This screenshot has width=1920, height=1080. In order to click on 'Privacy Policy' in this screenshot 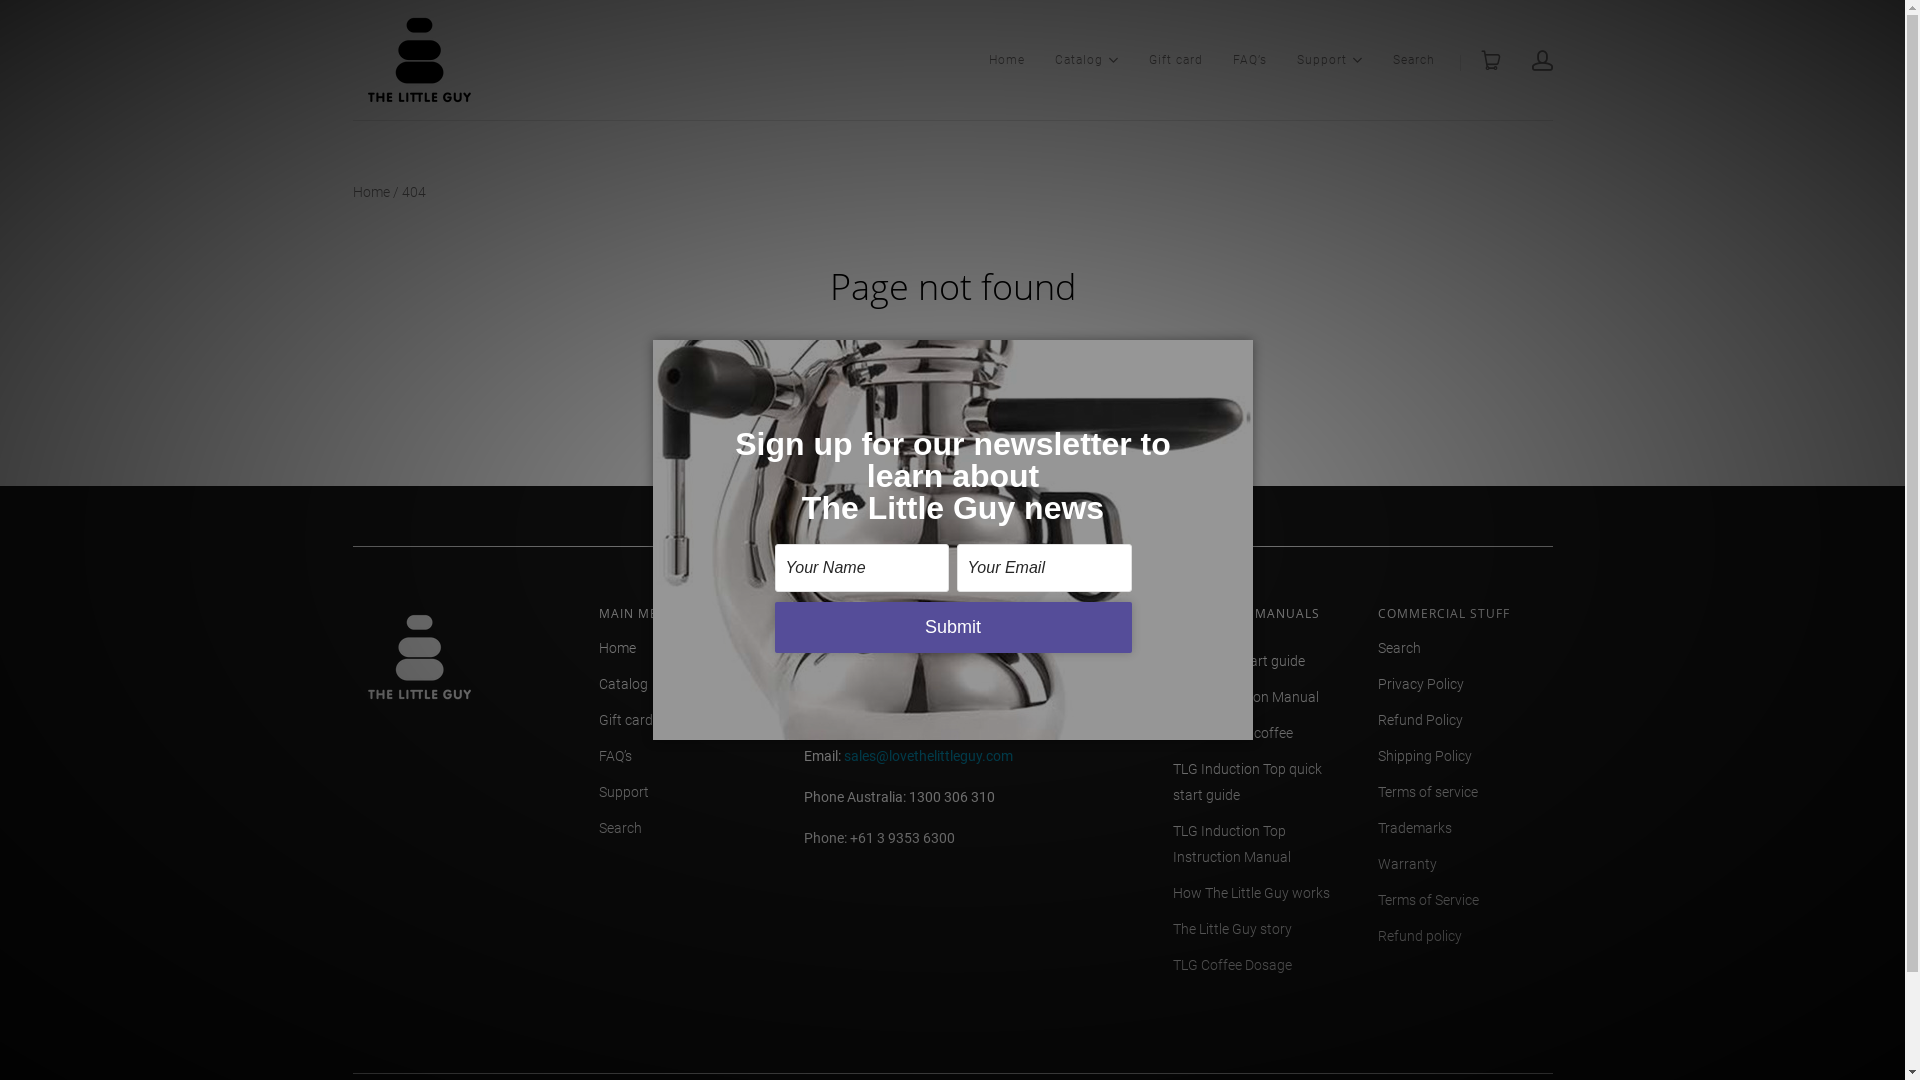, I will do `click(1419, 682)`.